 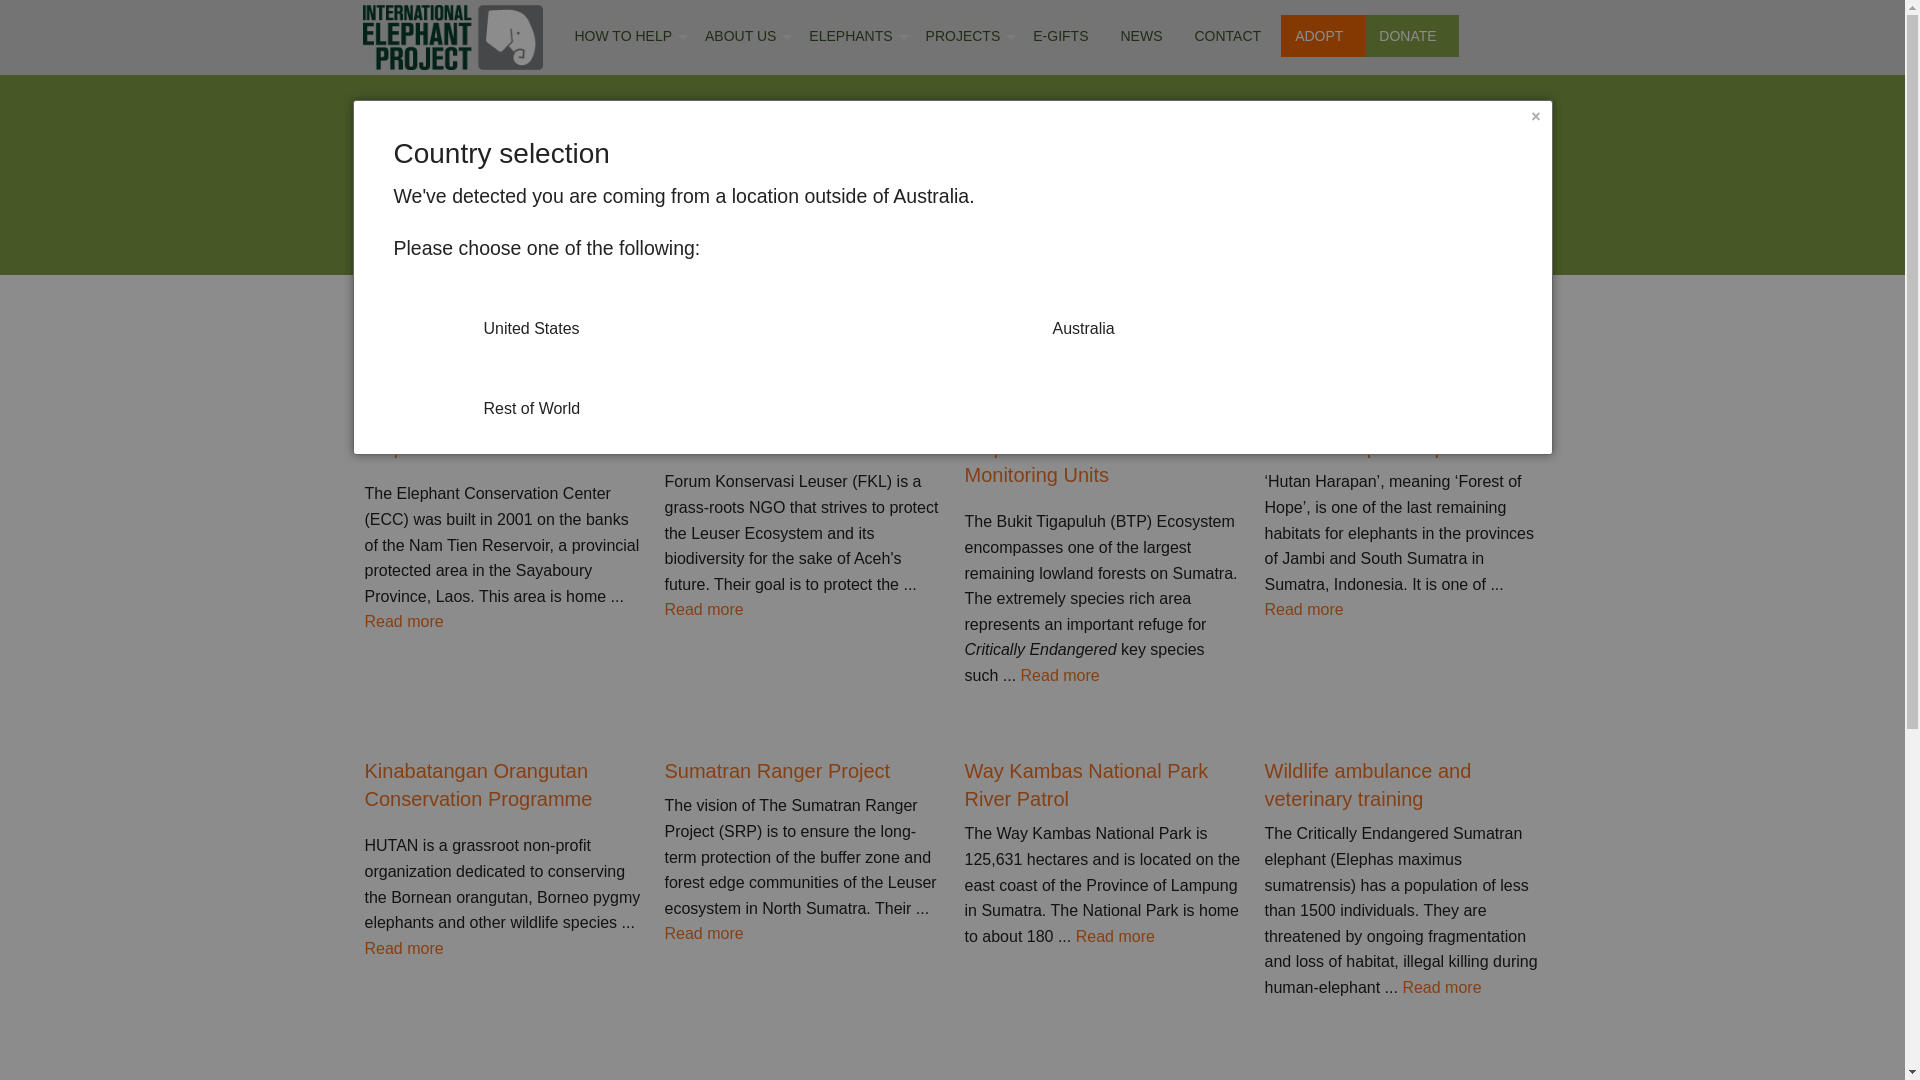 What do you see at coordinates (1323, 35) in the screenshot?
I see `'ADOPT'` at bounding box center [1323, 35].